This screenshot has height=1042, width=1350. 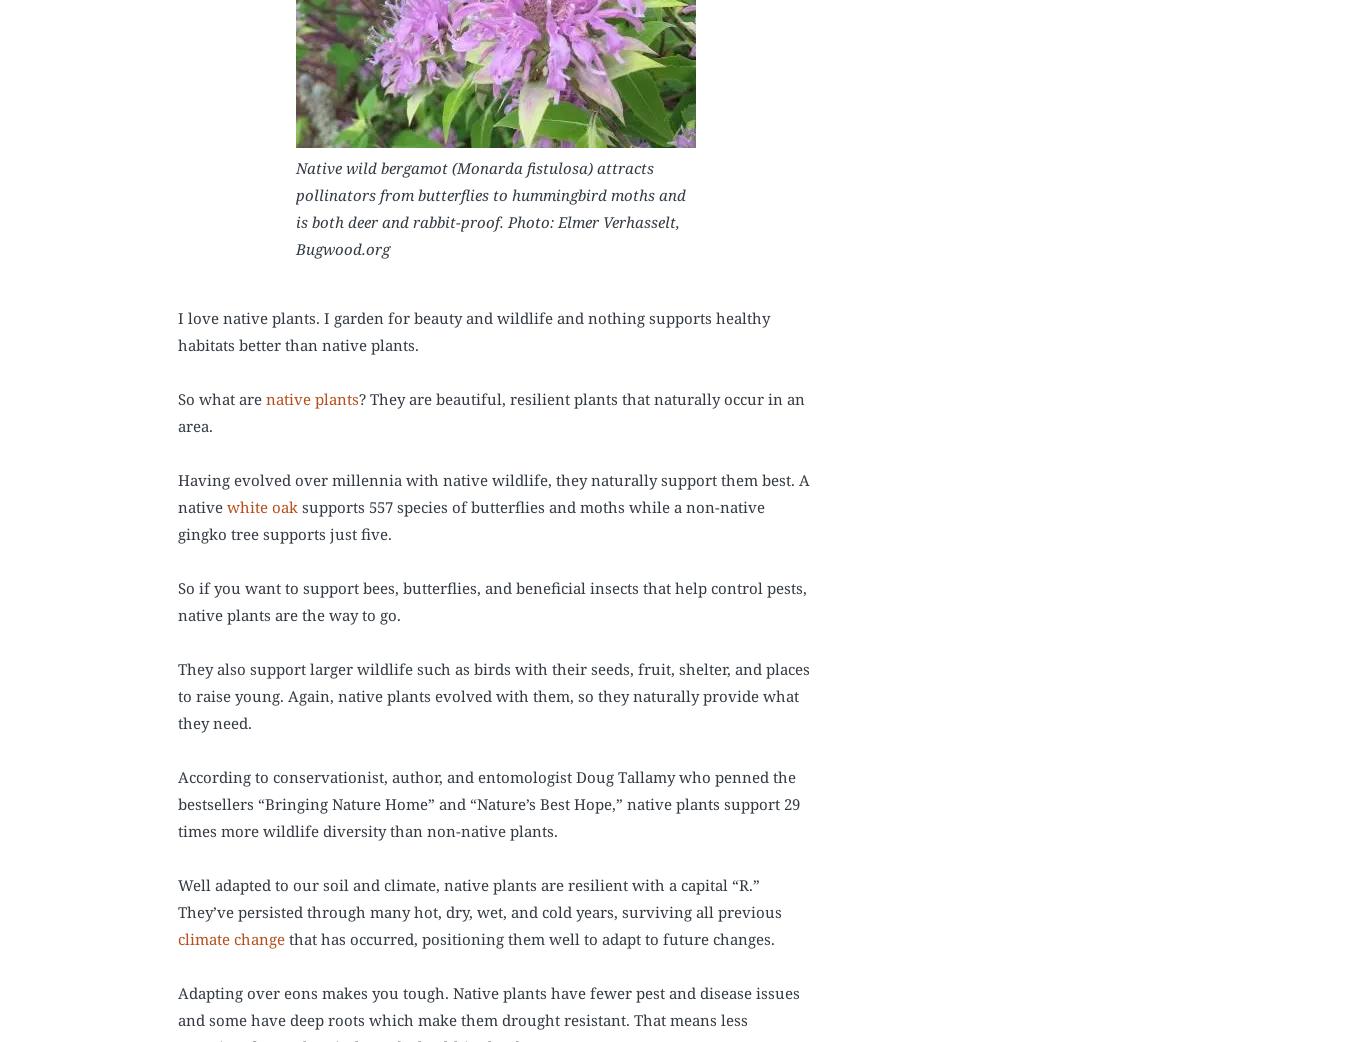 What do you see at coordinates (492, 694) in the screenshot?
I see `'They also support larger wildlife such as birds with their seeds, fruit, shelter, and places to raise young. Again, native plants evolved with them, so they naturally provide what they need.'` at bounding box center [492, 694].